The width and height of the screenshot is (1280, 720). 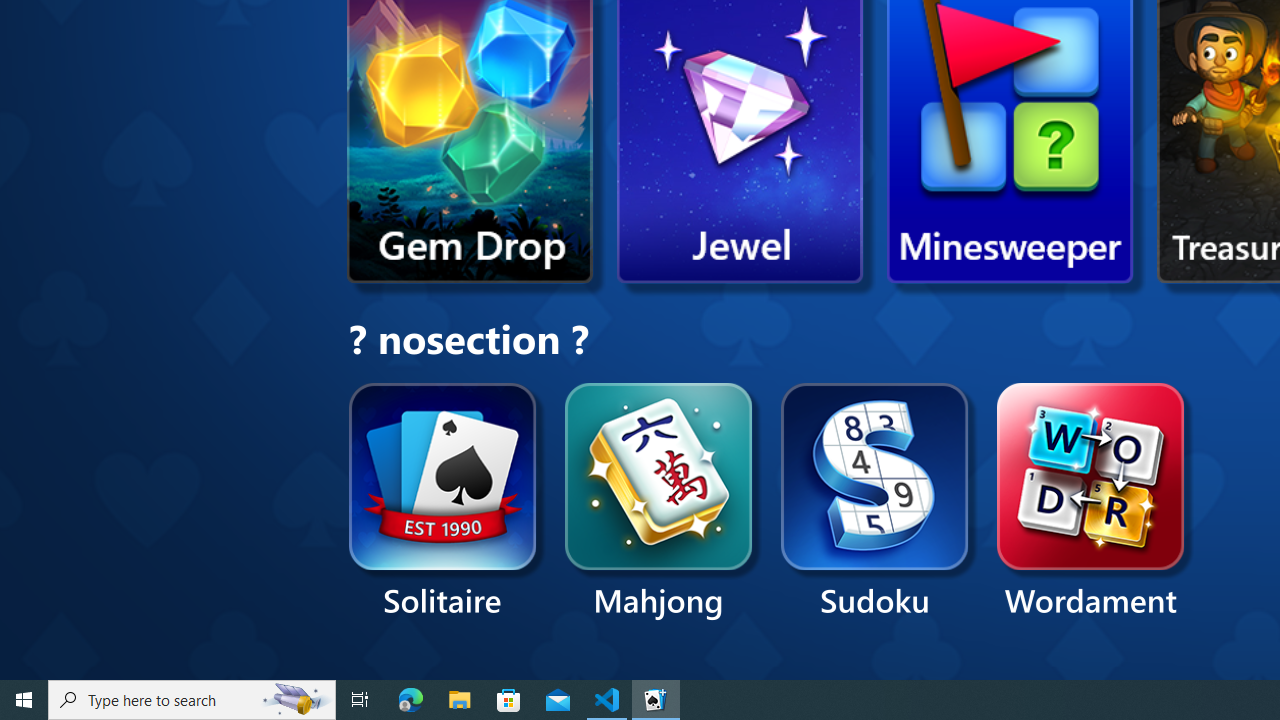 What do you see at coordinates (441, 501) in the screenshot?
I see `'Solitaire'` at bounding box center [441, 501].